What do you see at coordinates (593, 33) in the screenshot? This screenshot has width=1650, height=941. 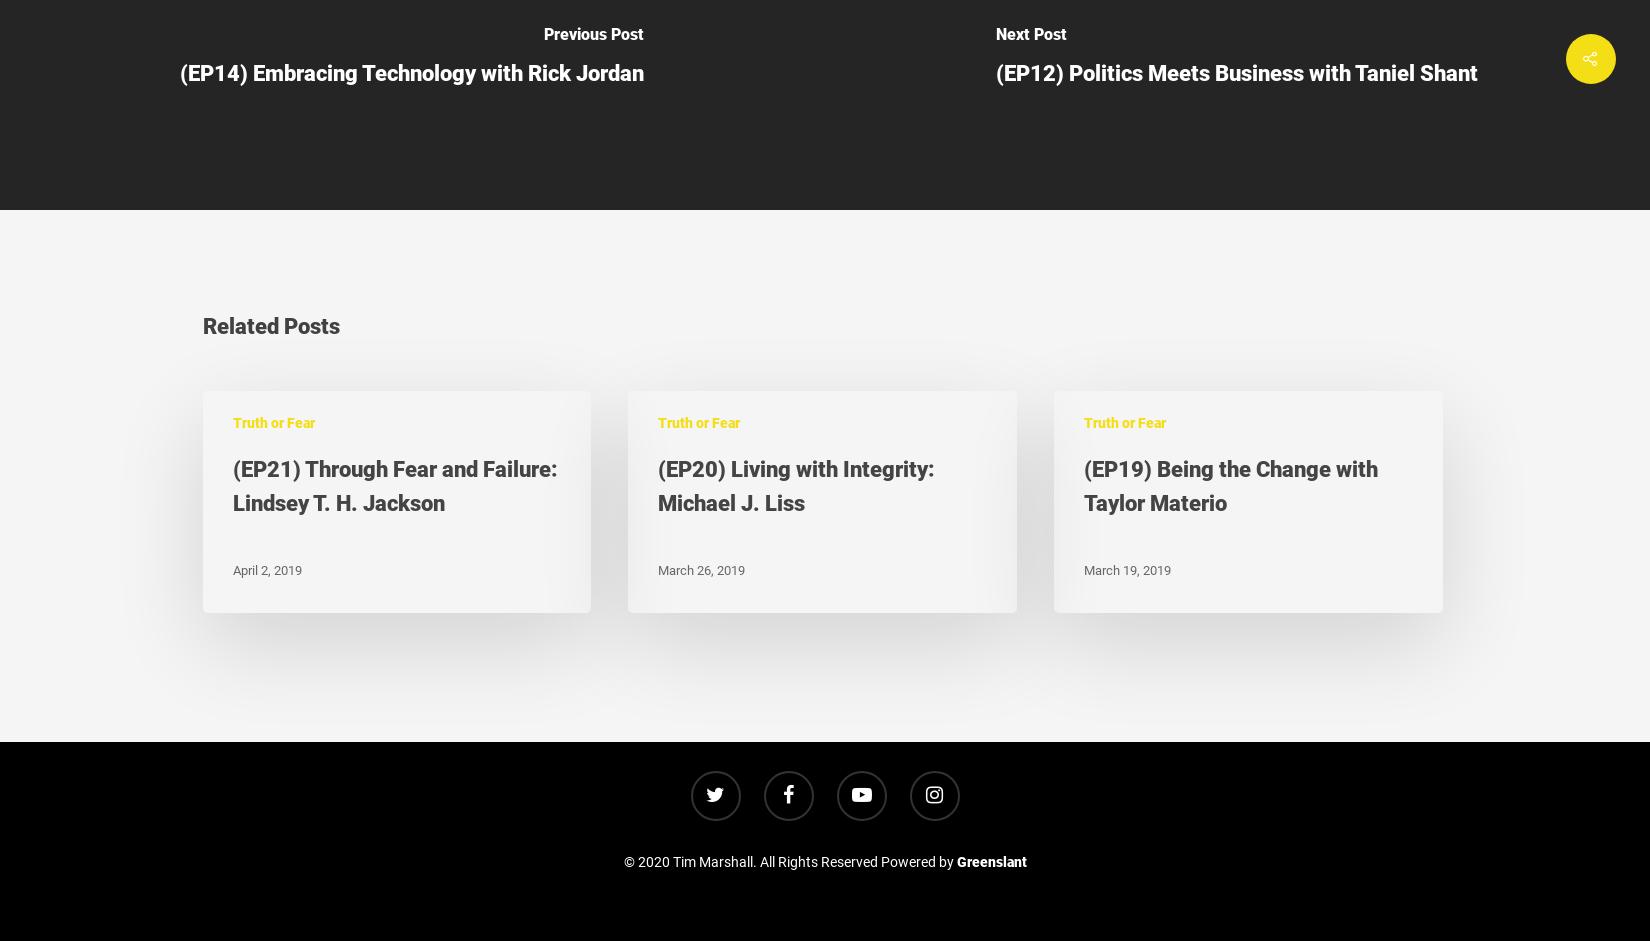 I see `'Previous Post'` at bounding box center [593, 33].